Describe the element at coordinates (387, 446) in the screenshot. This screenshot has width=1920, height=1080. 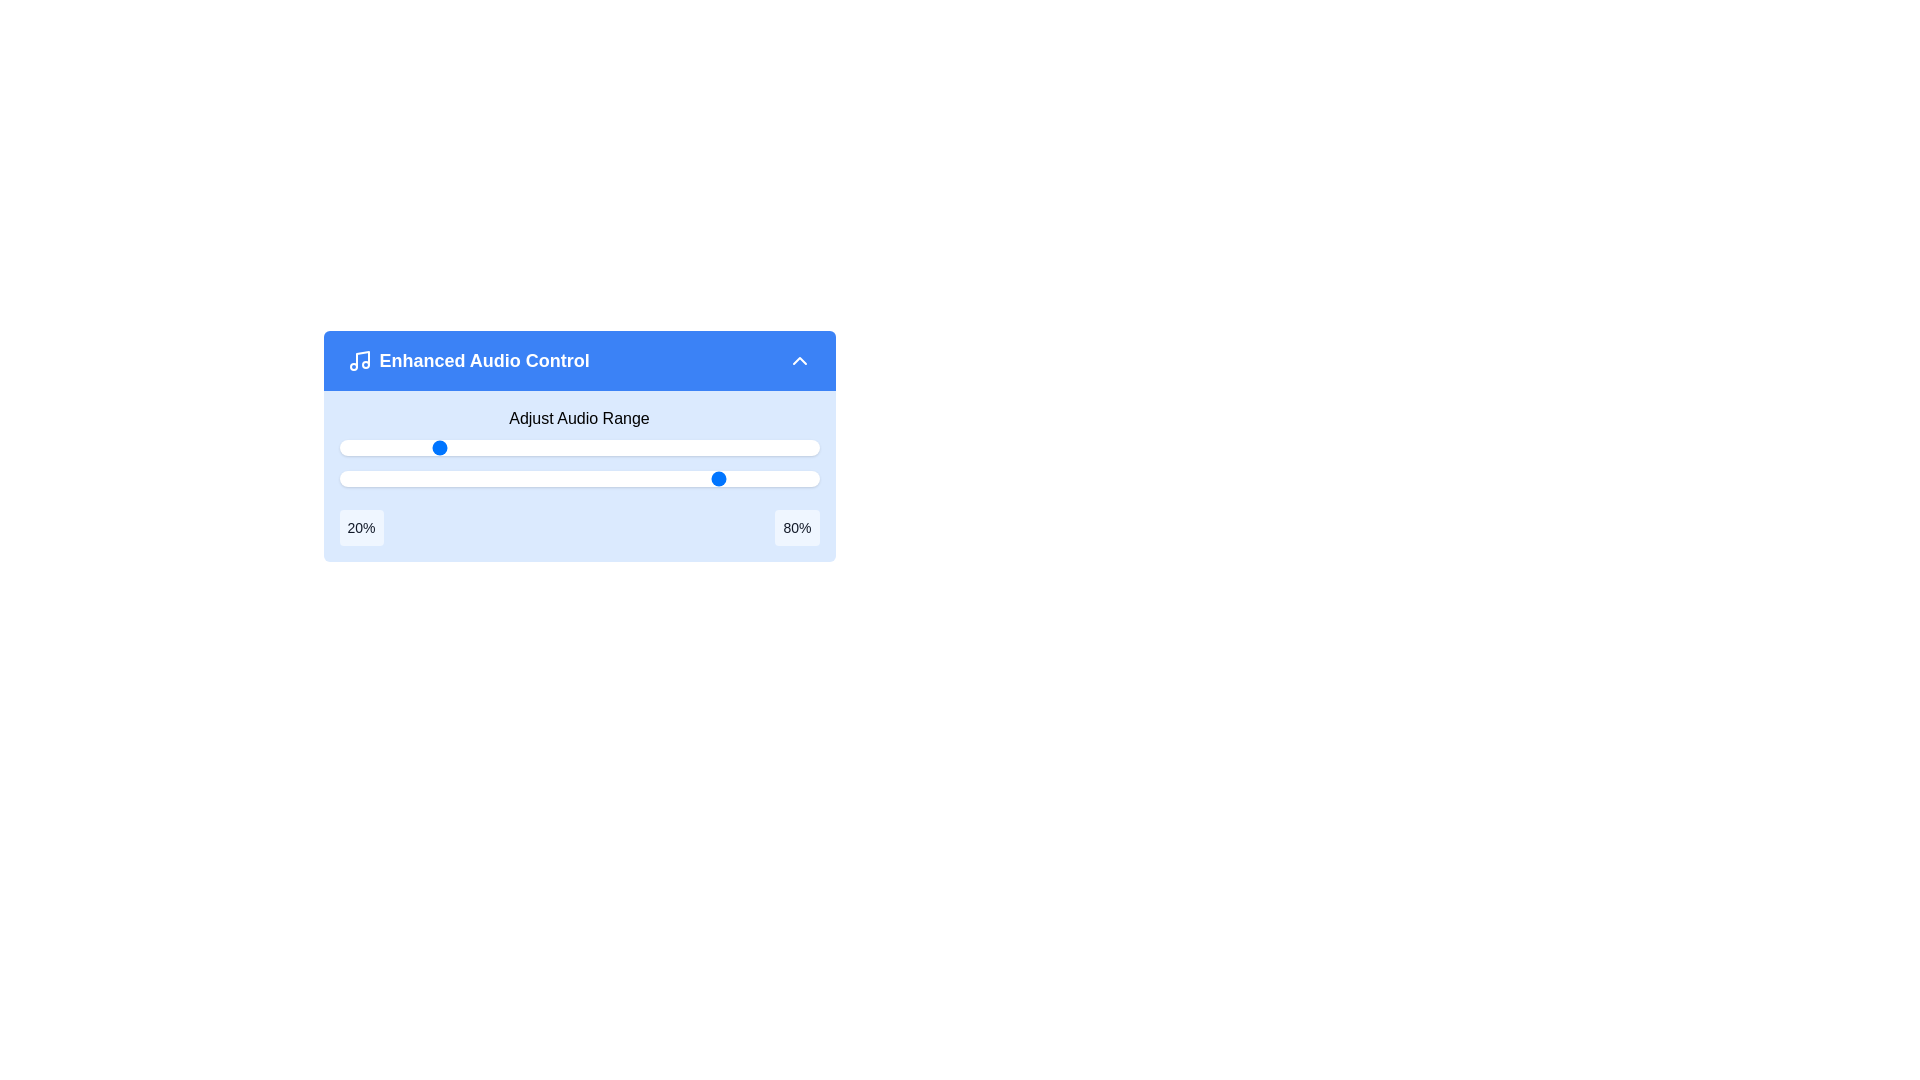
I see `the slider value` at that location.